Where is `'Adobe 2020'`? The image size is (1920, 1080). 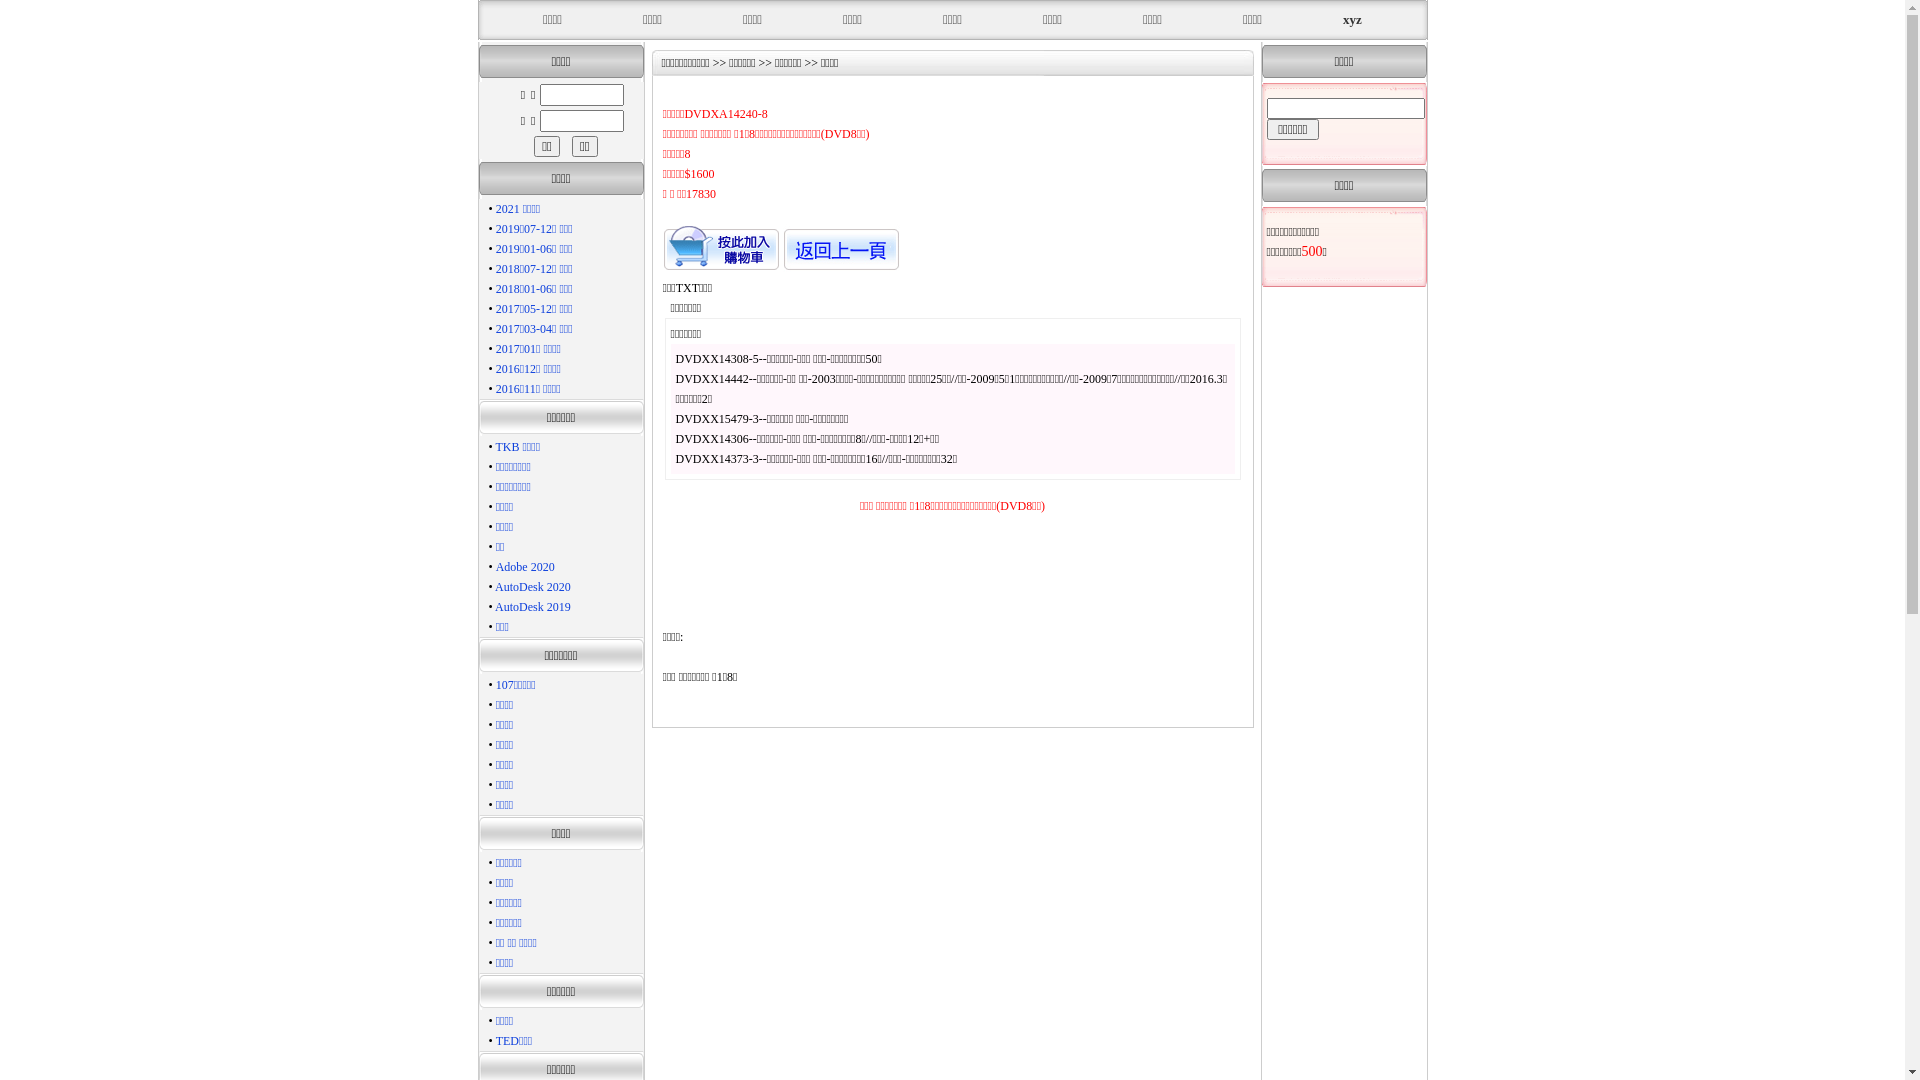 'Adobe 2020' is located at coordinates (525, 567).